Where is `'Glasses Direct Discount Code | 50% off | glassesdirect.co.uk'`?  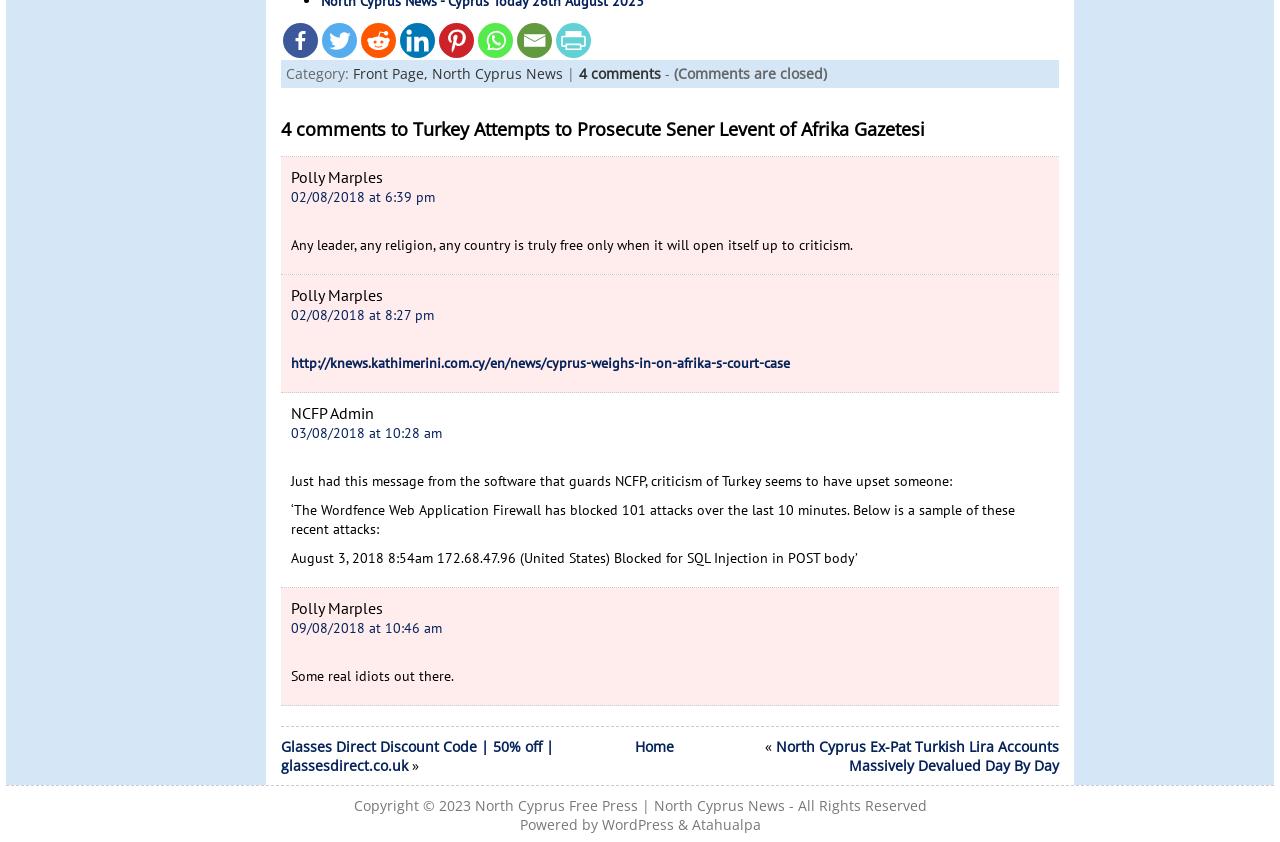
'Glasses Direct Discount Code | 50% off | glassesdirect.co.uk' is located at coordinates (416, 756).